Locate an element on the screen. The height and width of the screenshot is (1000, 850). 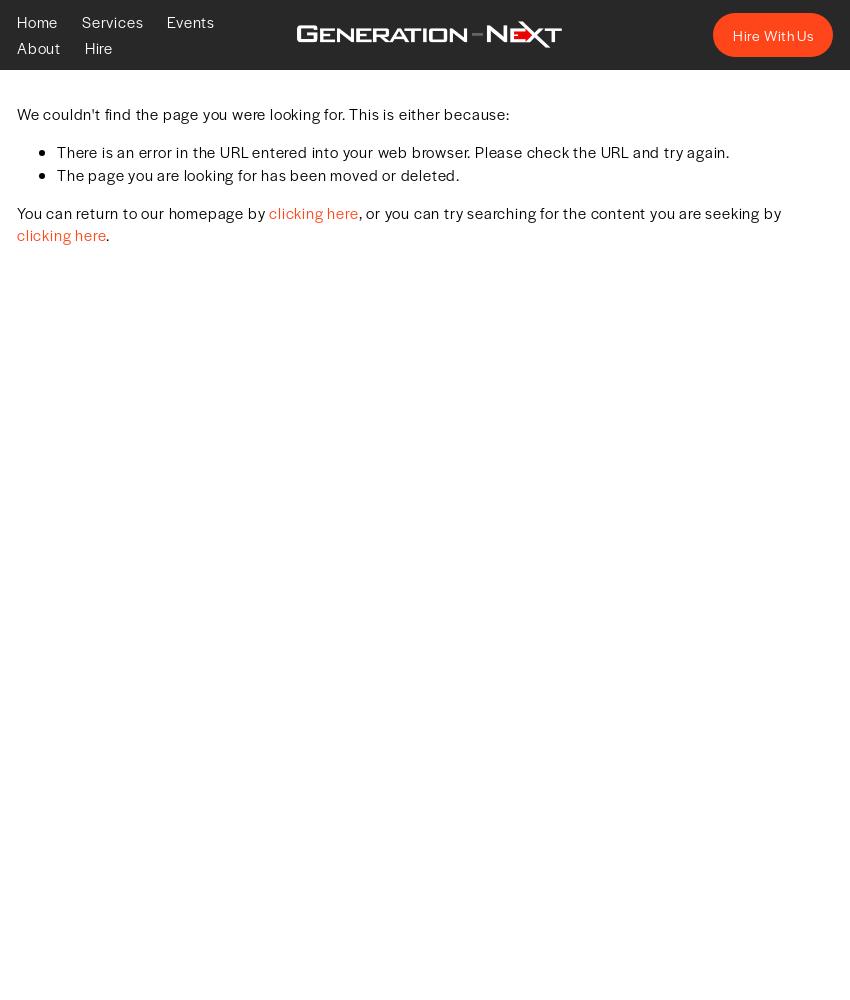
'We couldn't find the page you were looking for. This is either because:' is located at coordinates (261, 111).